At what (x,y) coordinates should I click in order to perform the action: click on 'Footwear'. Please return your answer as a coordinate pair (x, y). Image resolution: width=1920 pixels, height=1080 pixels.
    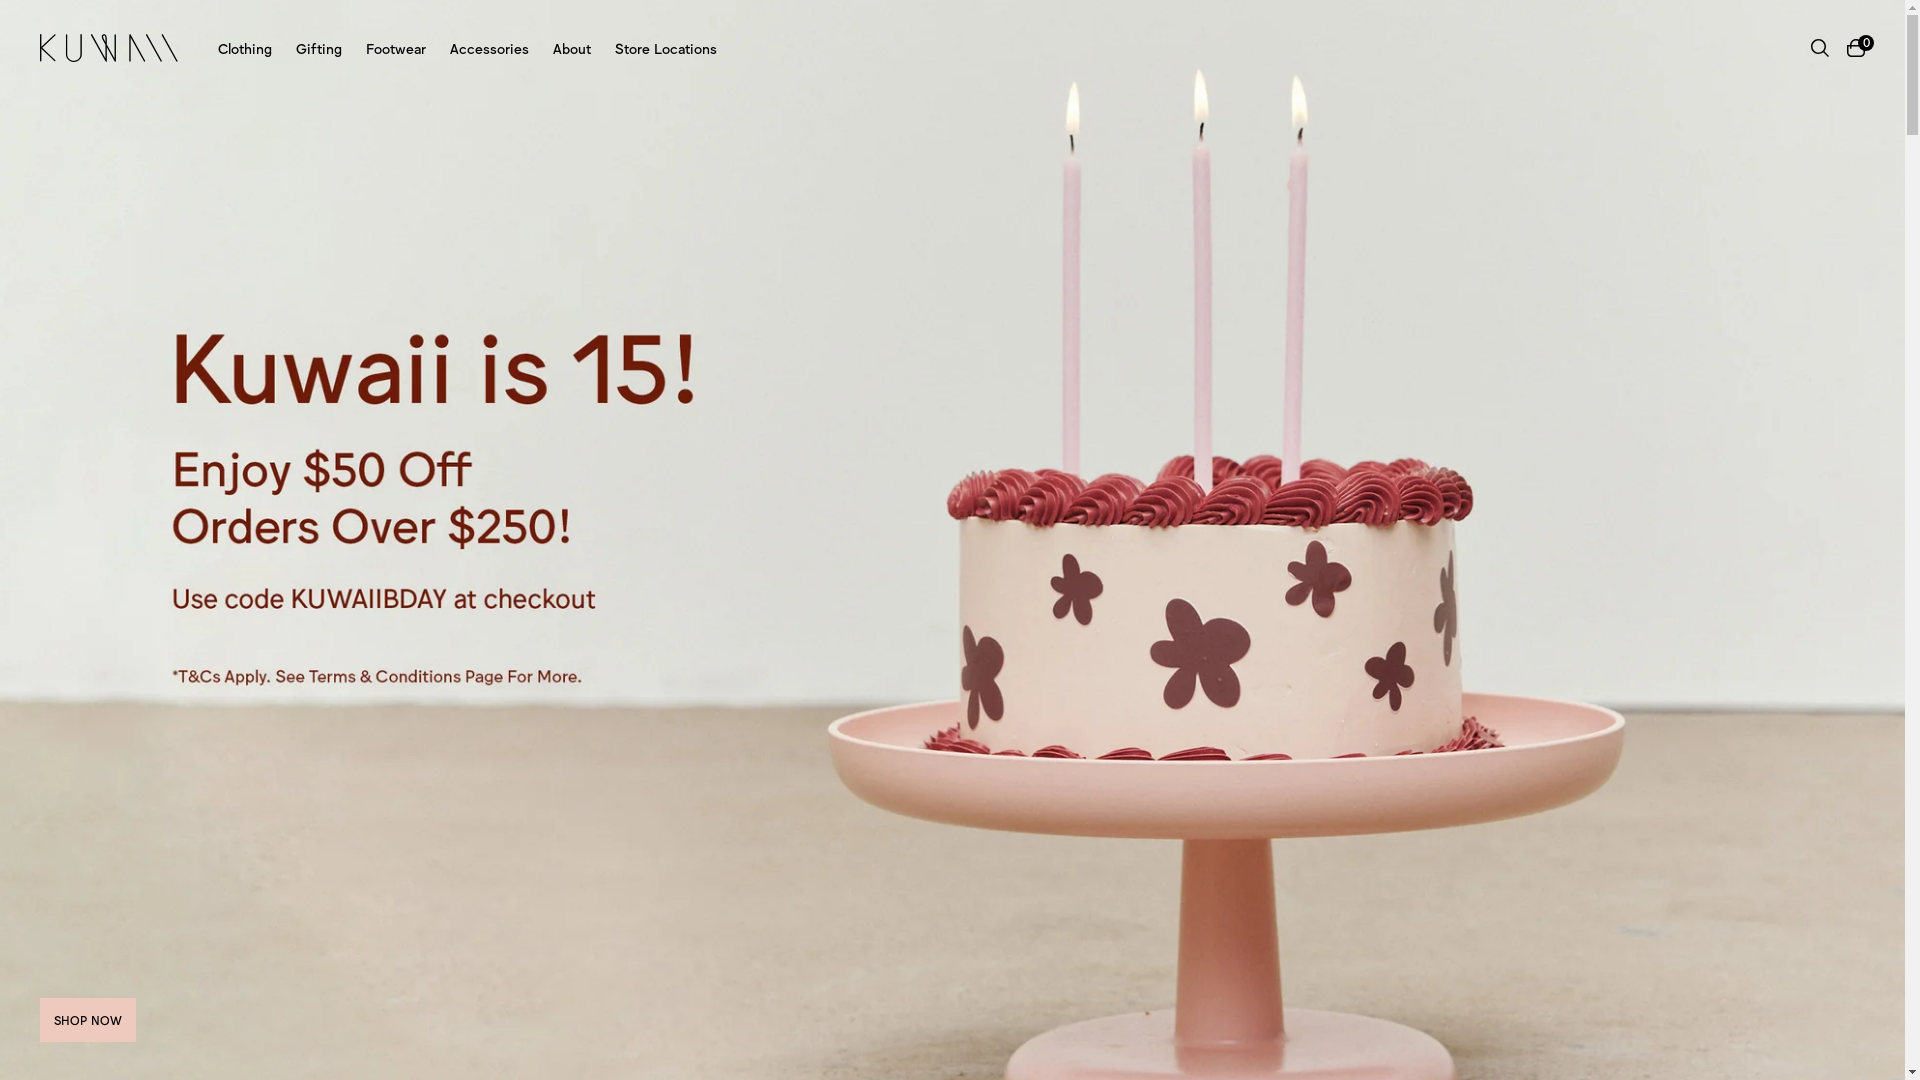
    Looking at the image, I should click on (395, 46).